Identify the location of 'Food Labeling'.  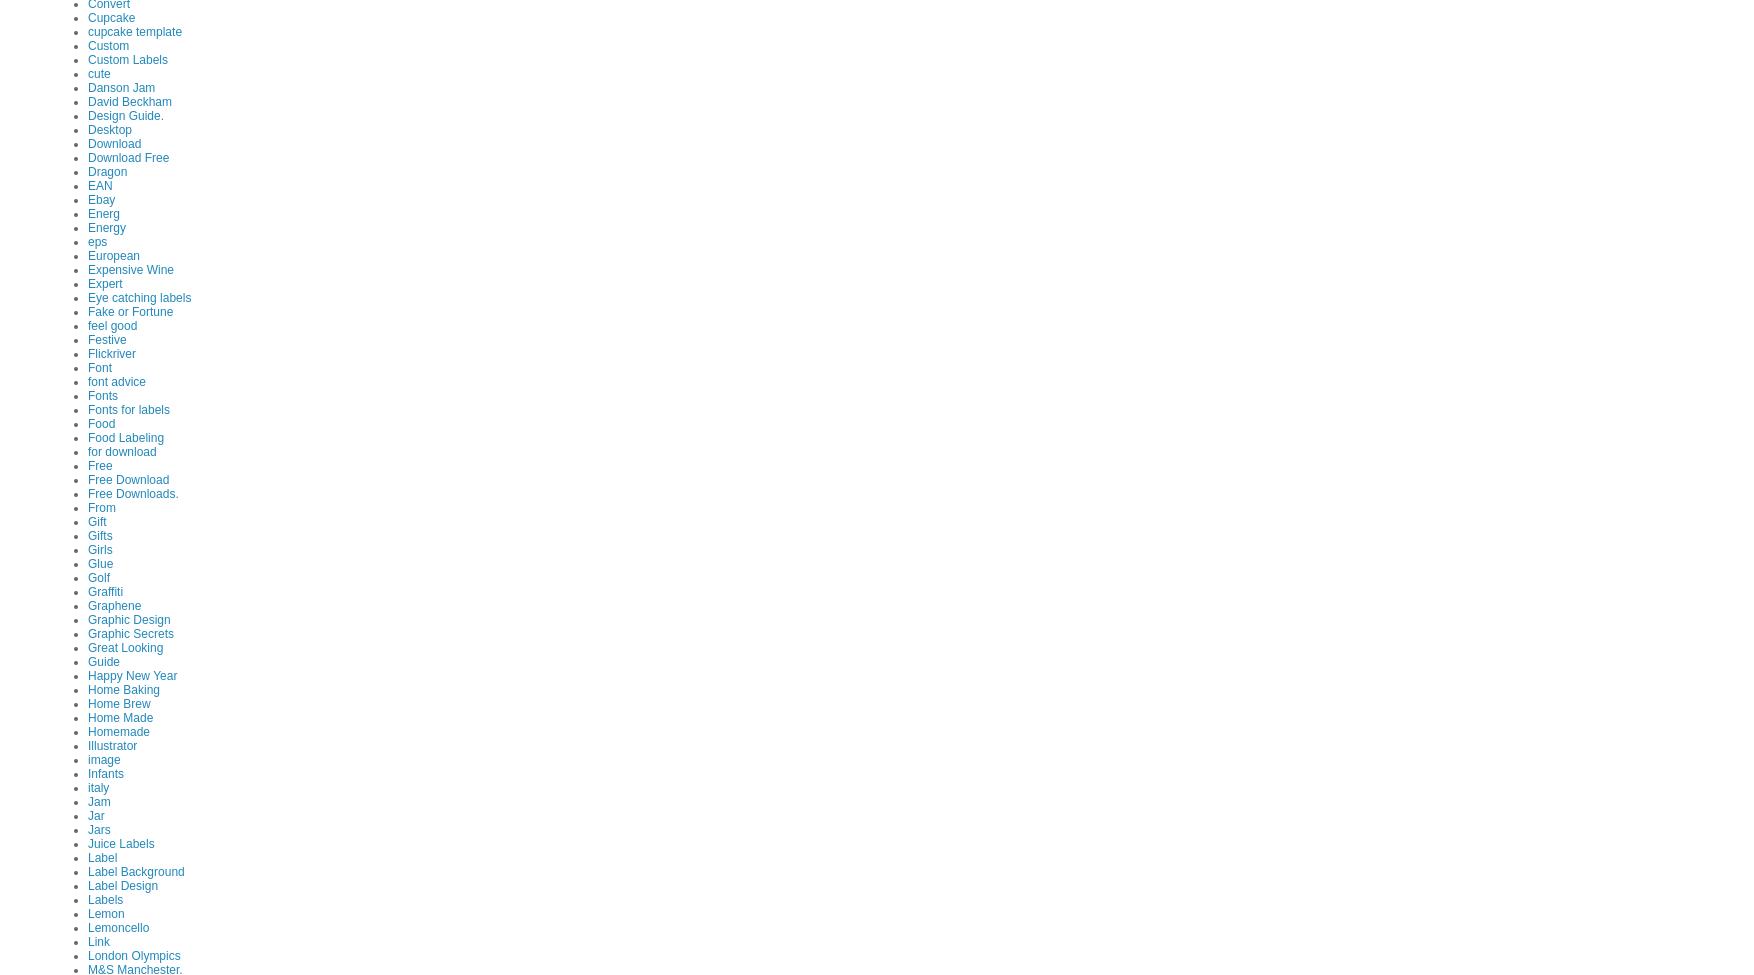
(124, 436).